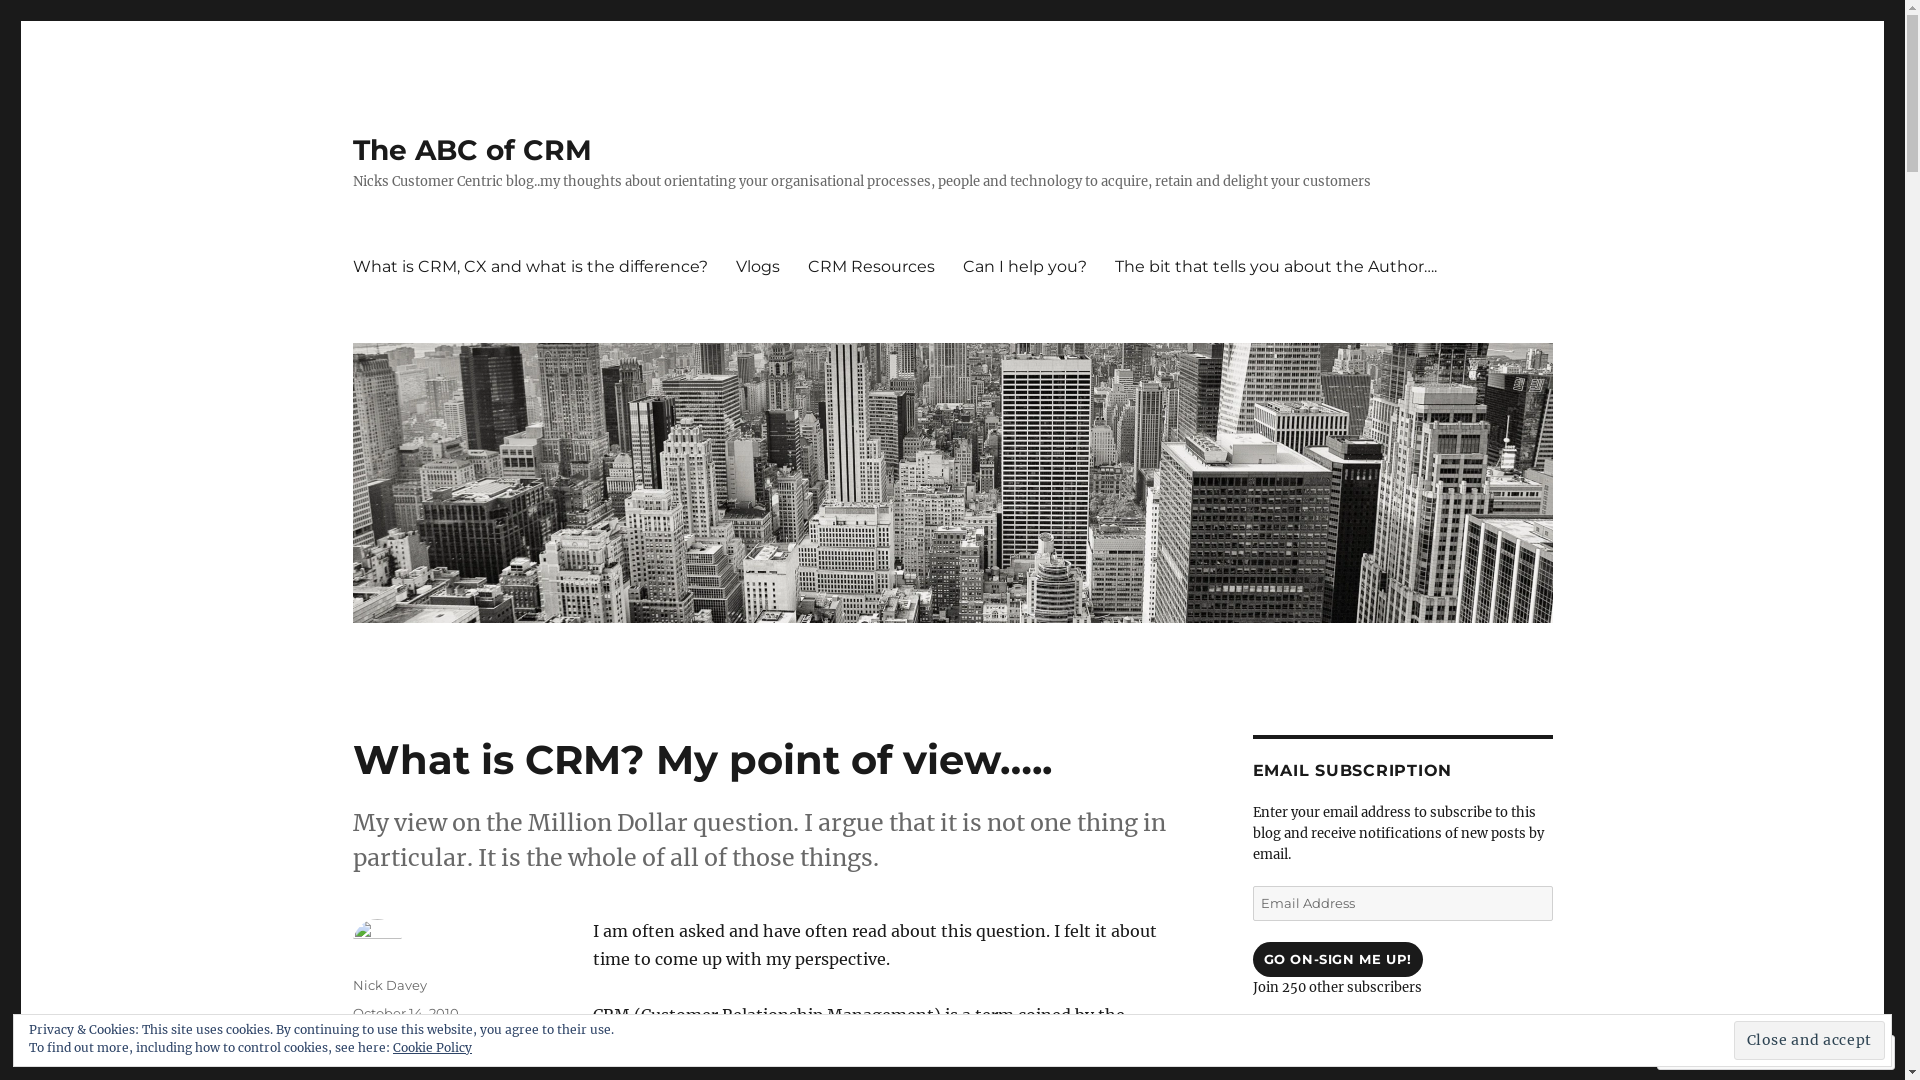  Describe the element at coordinates (720, 265) in the screenshot. I see `'Vlogs'` at that location.